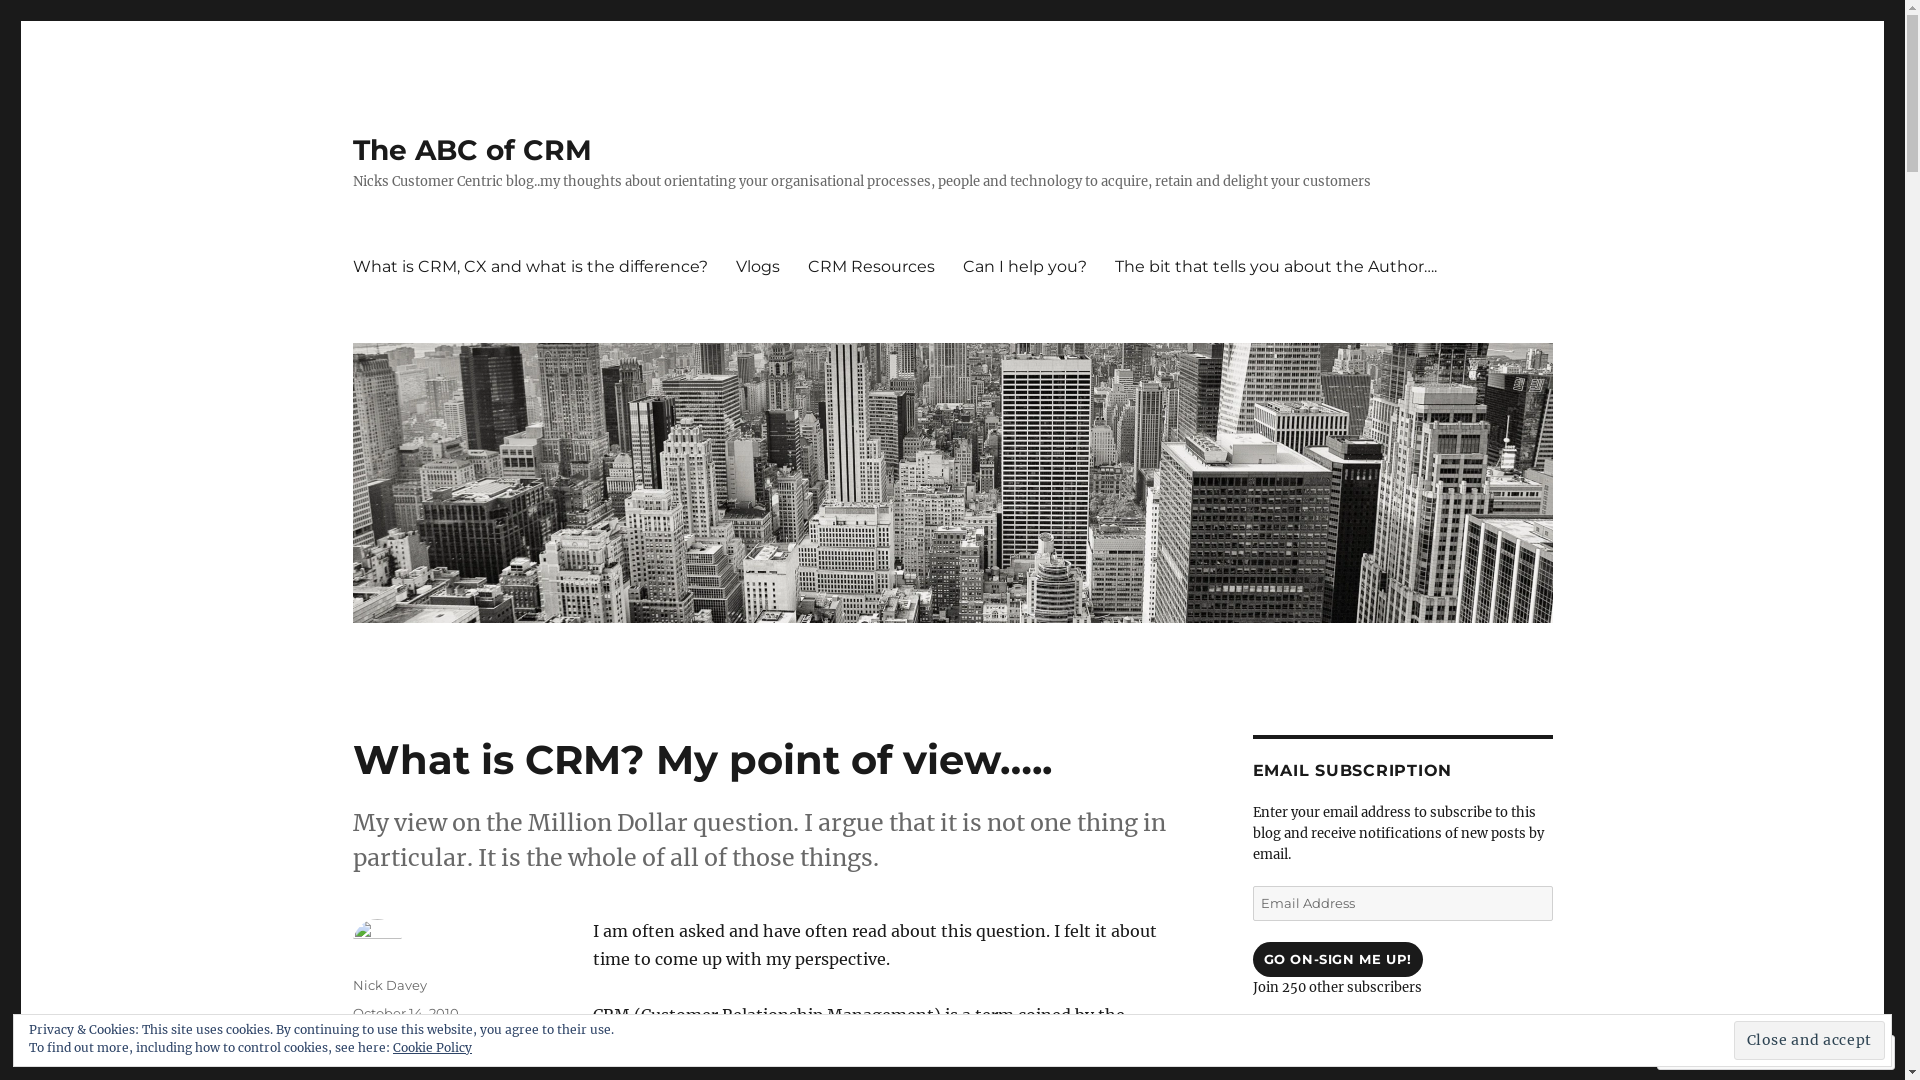  Describe the element at coordinates (720, 265) in the screenshot. I see `'Vlogs'` at that location.